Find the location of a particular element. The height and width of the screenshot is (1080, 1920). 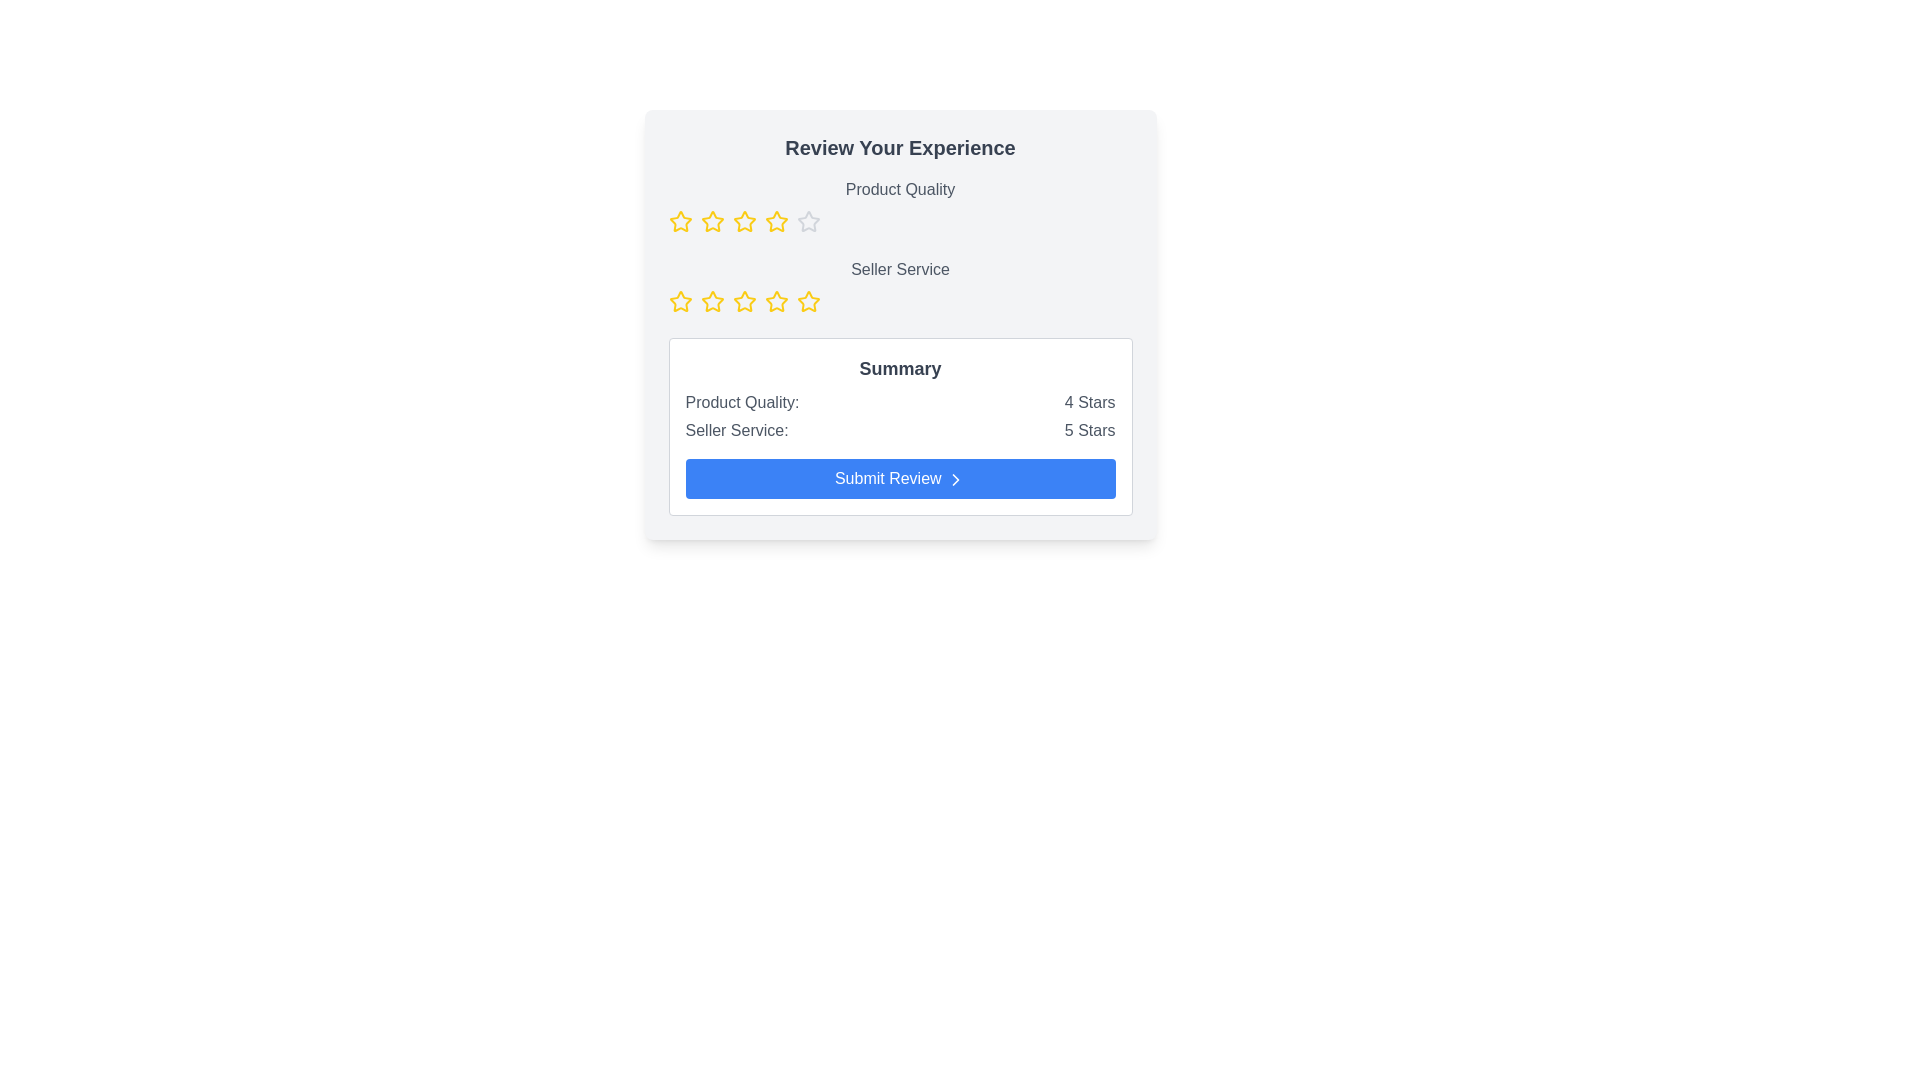

the fourth golden star icon in the second row of the rating system is located at coordinates (775, 301).